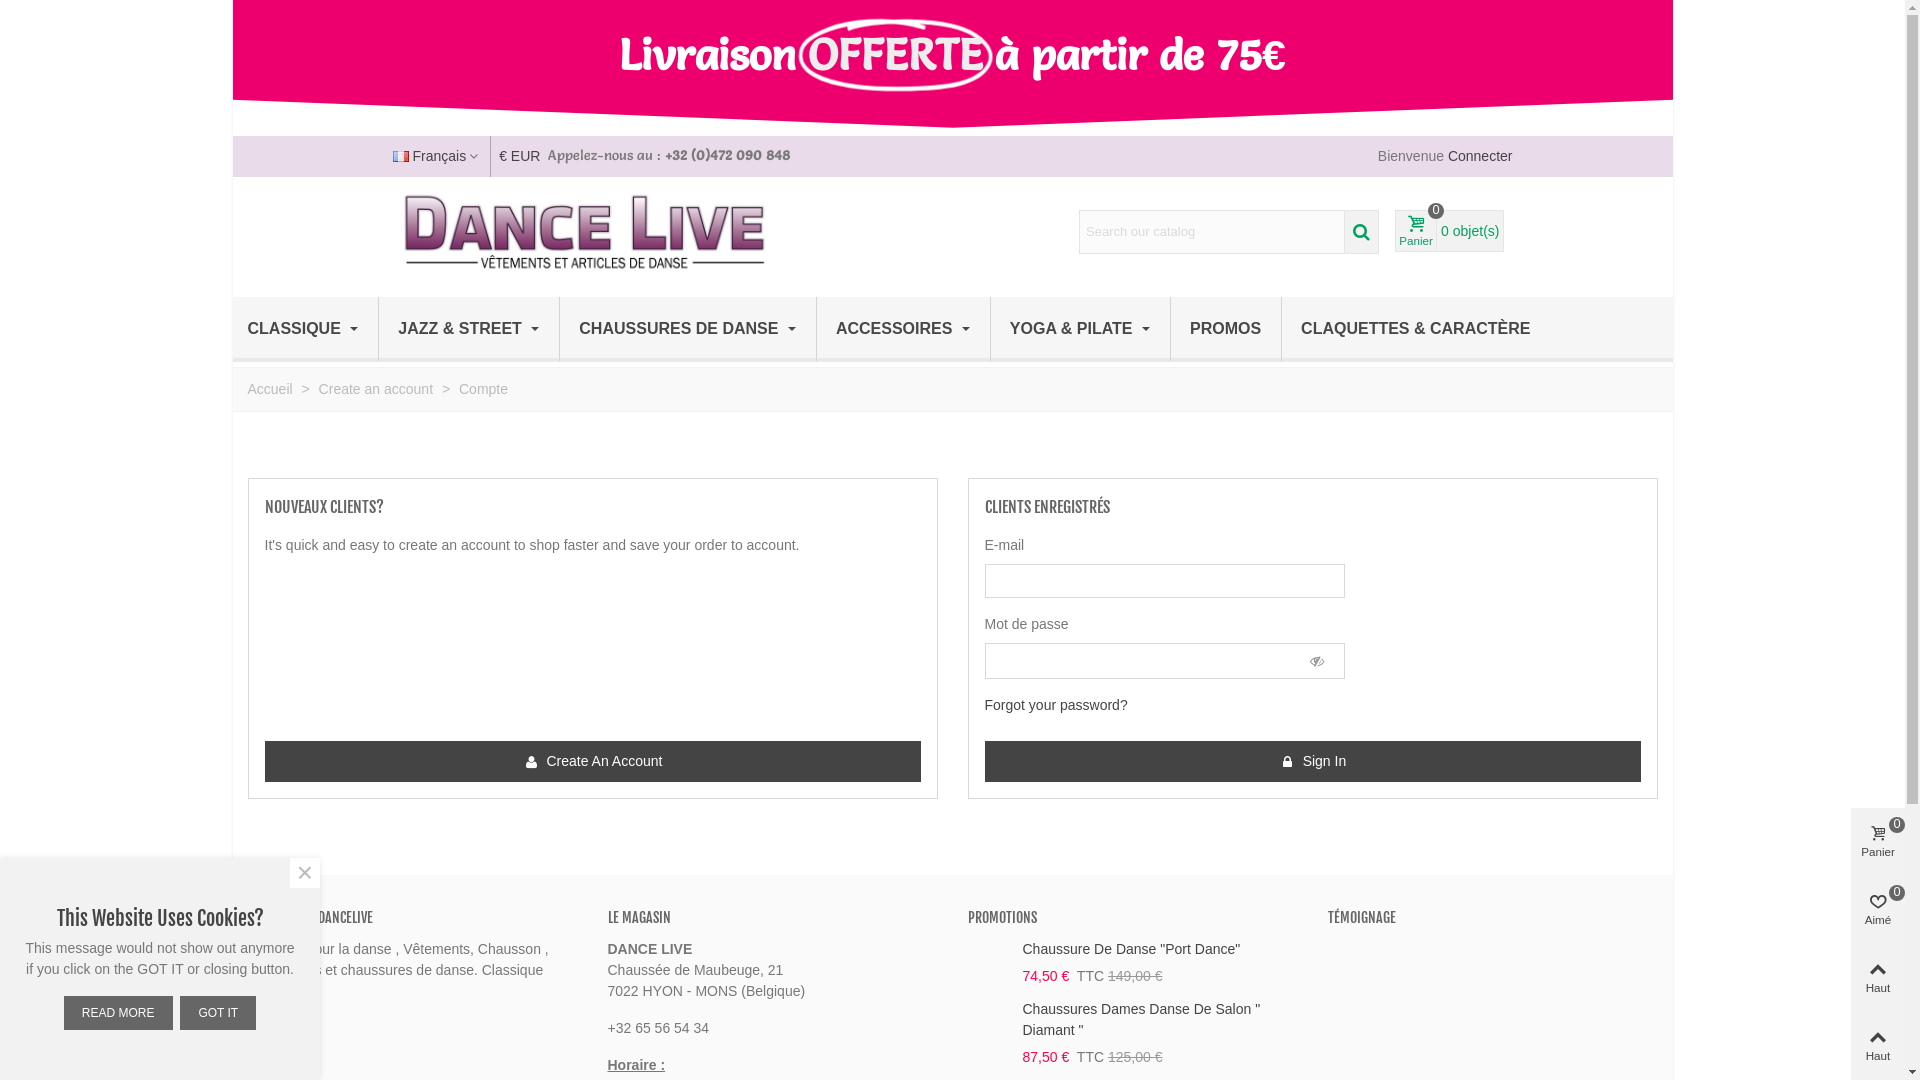 This screenshot has width=1920, height=1080. I want to click on 'Create an account', so click(317, 389).